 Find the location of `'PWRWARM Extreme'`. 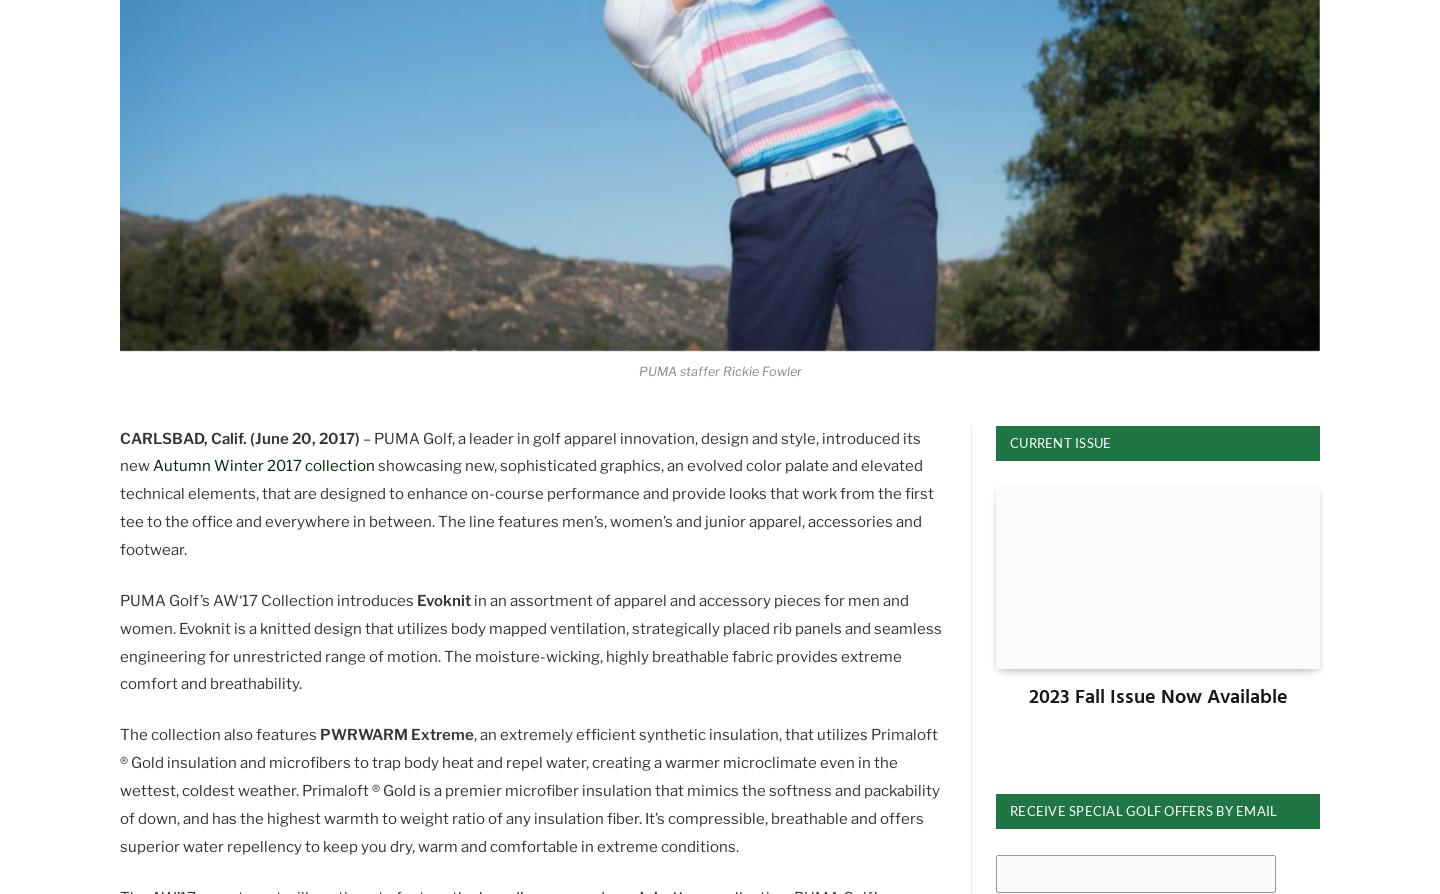

'PWRWARM Extreme' is located at coordinates (319, 733).